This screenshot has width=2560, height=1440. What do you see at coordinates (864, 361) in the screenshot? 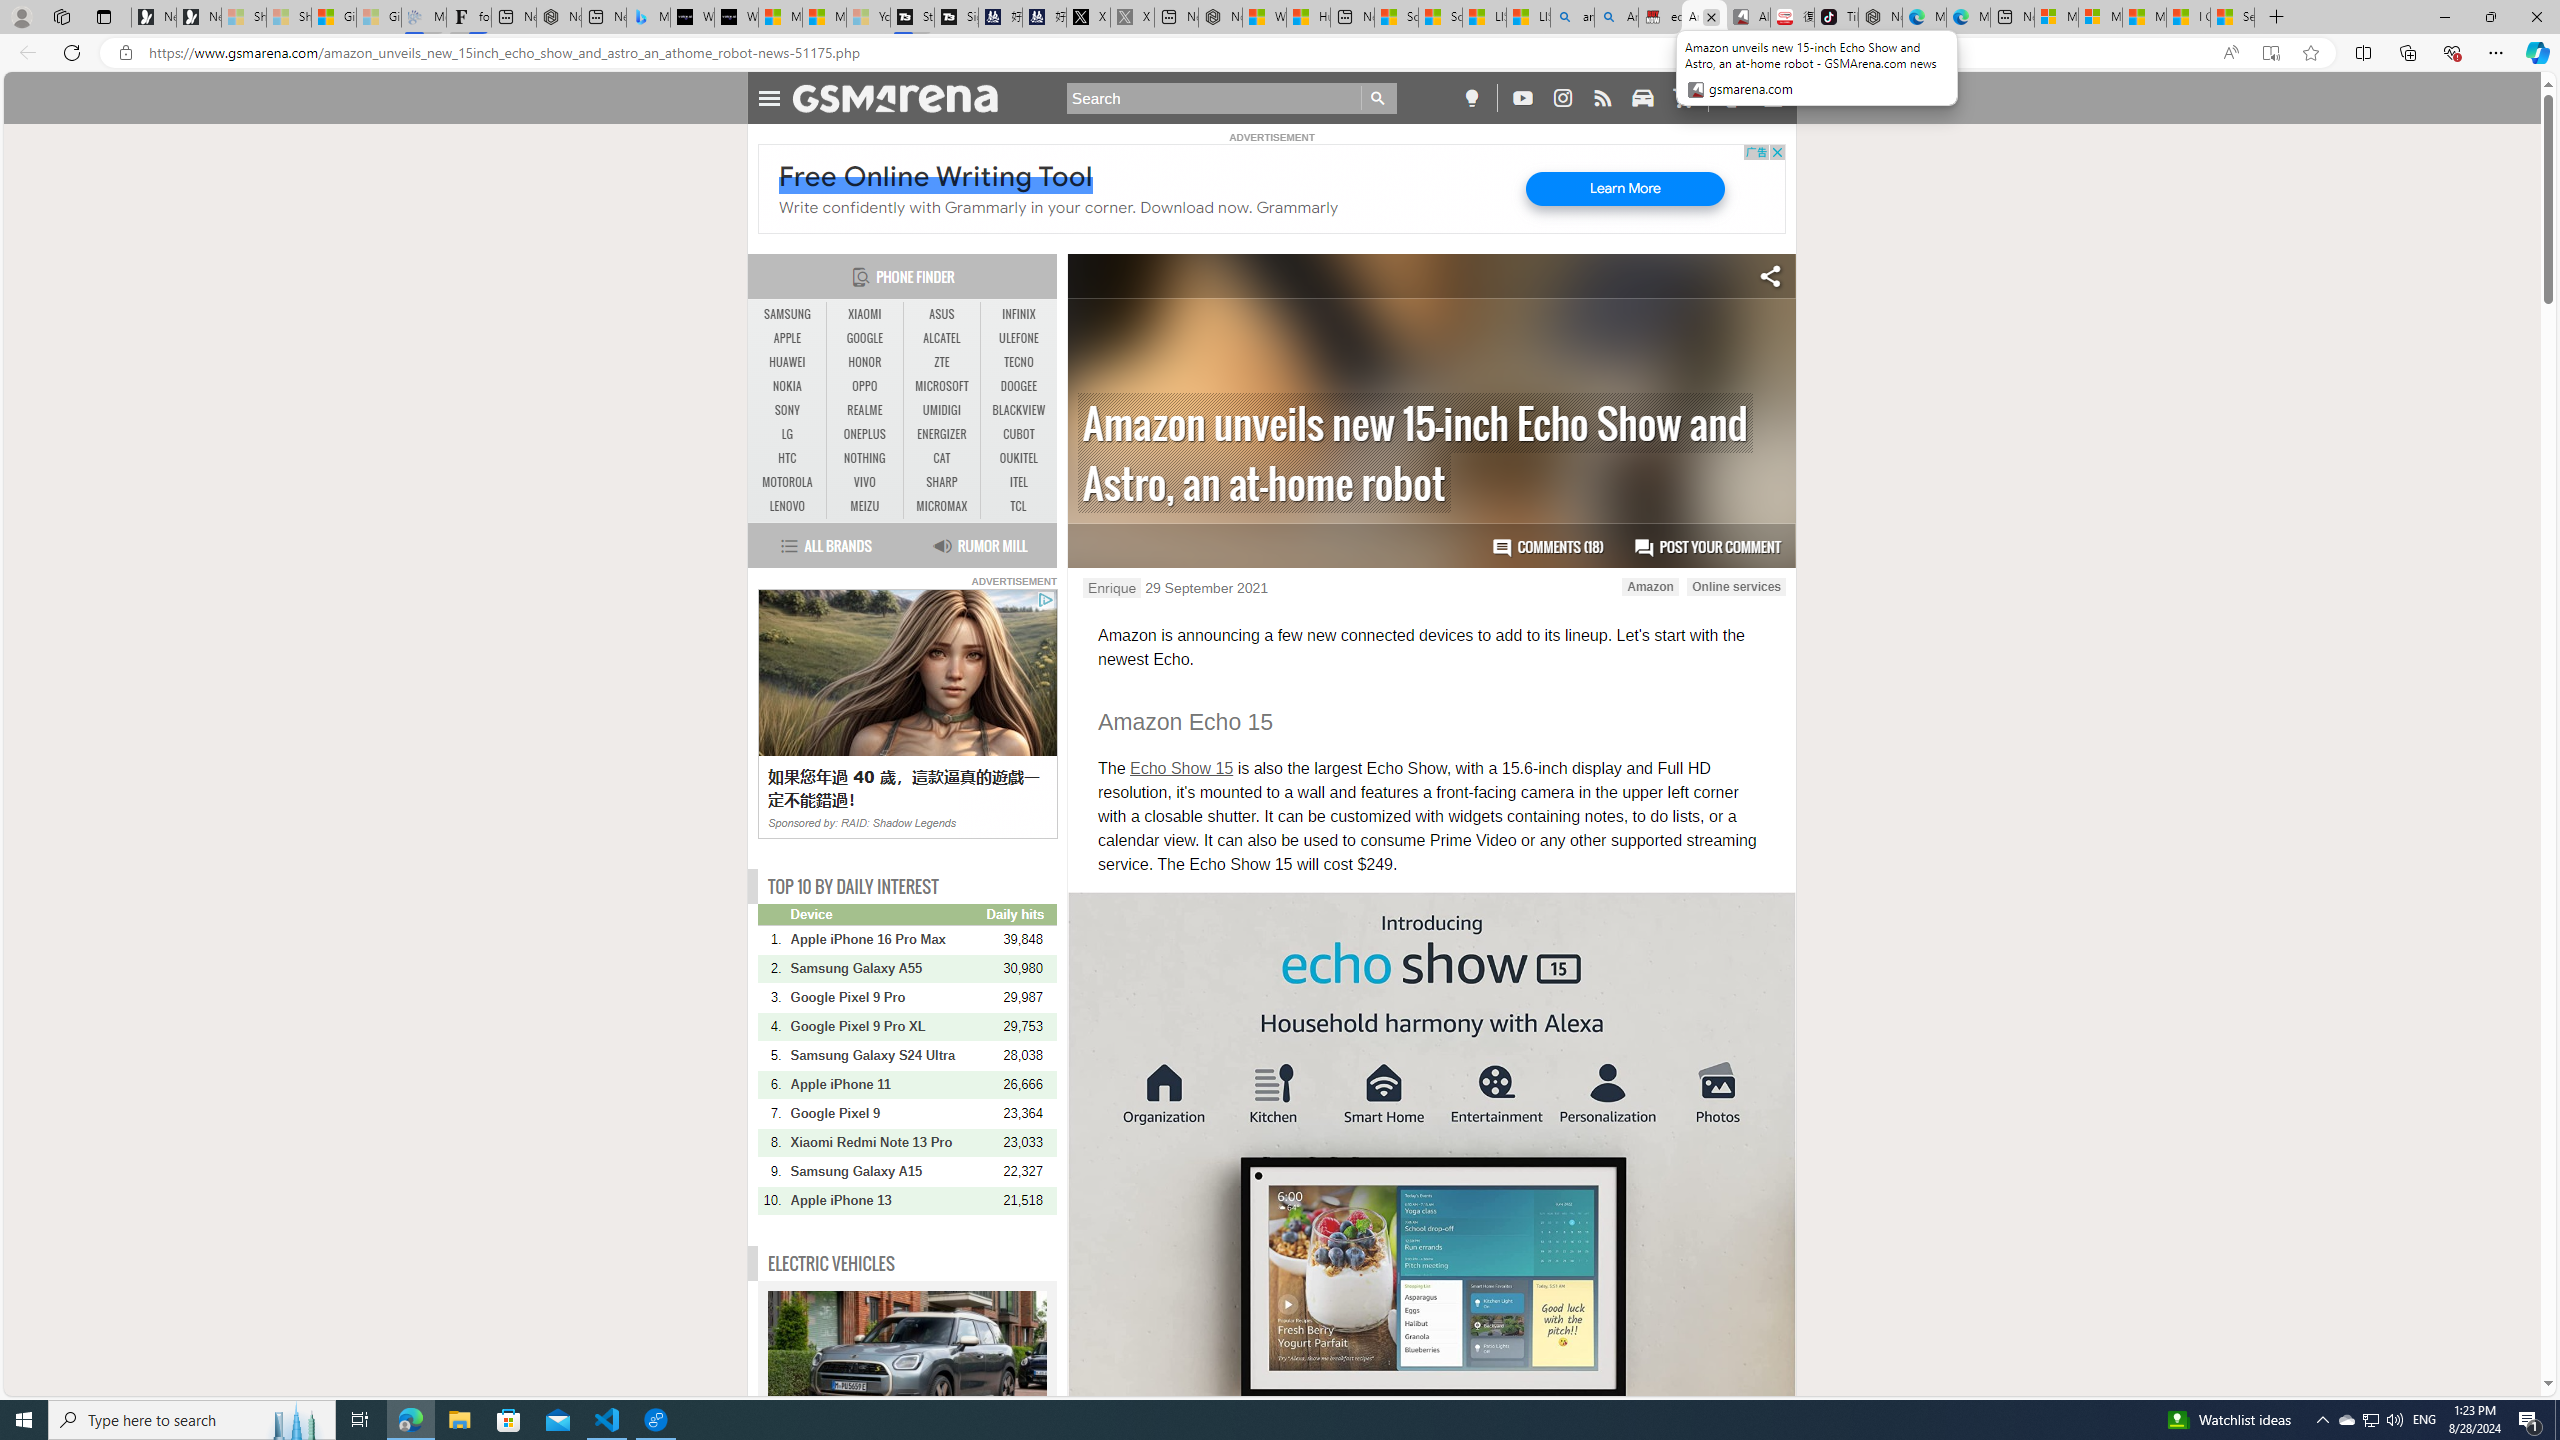
I see `'HONOR'` at bounding box center [864, 361].